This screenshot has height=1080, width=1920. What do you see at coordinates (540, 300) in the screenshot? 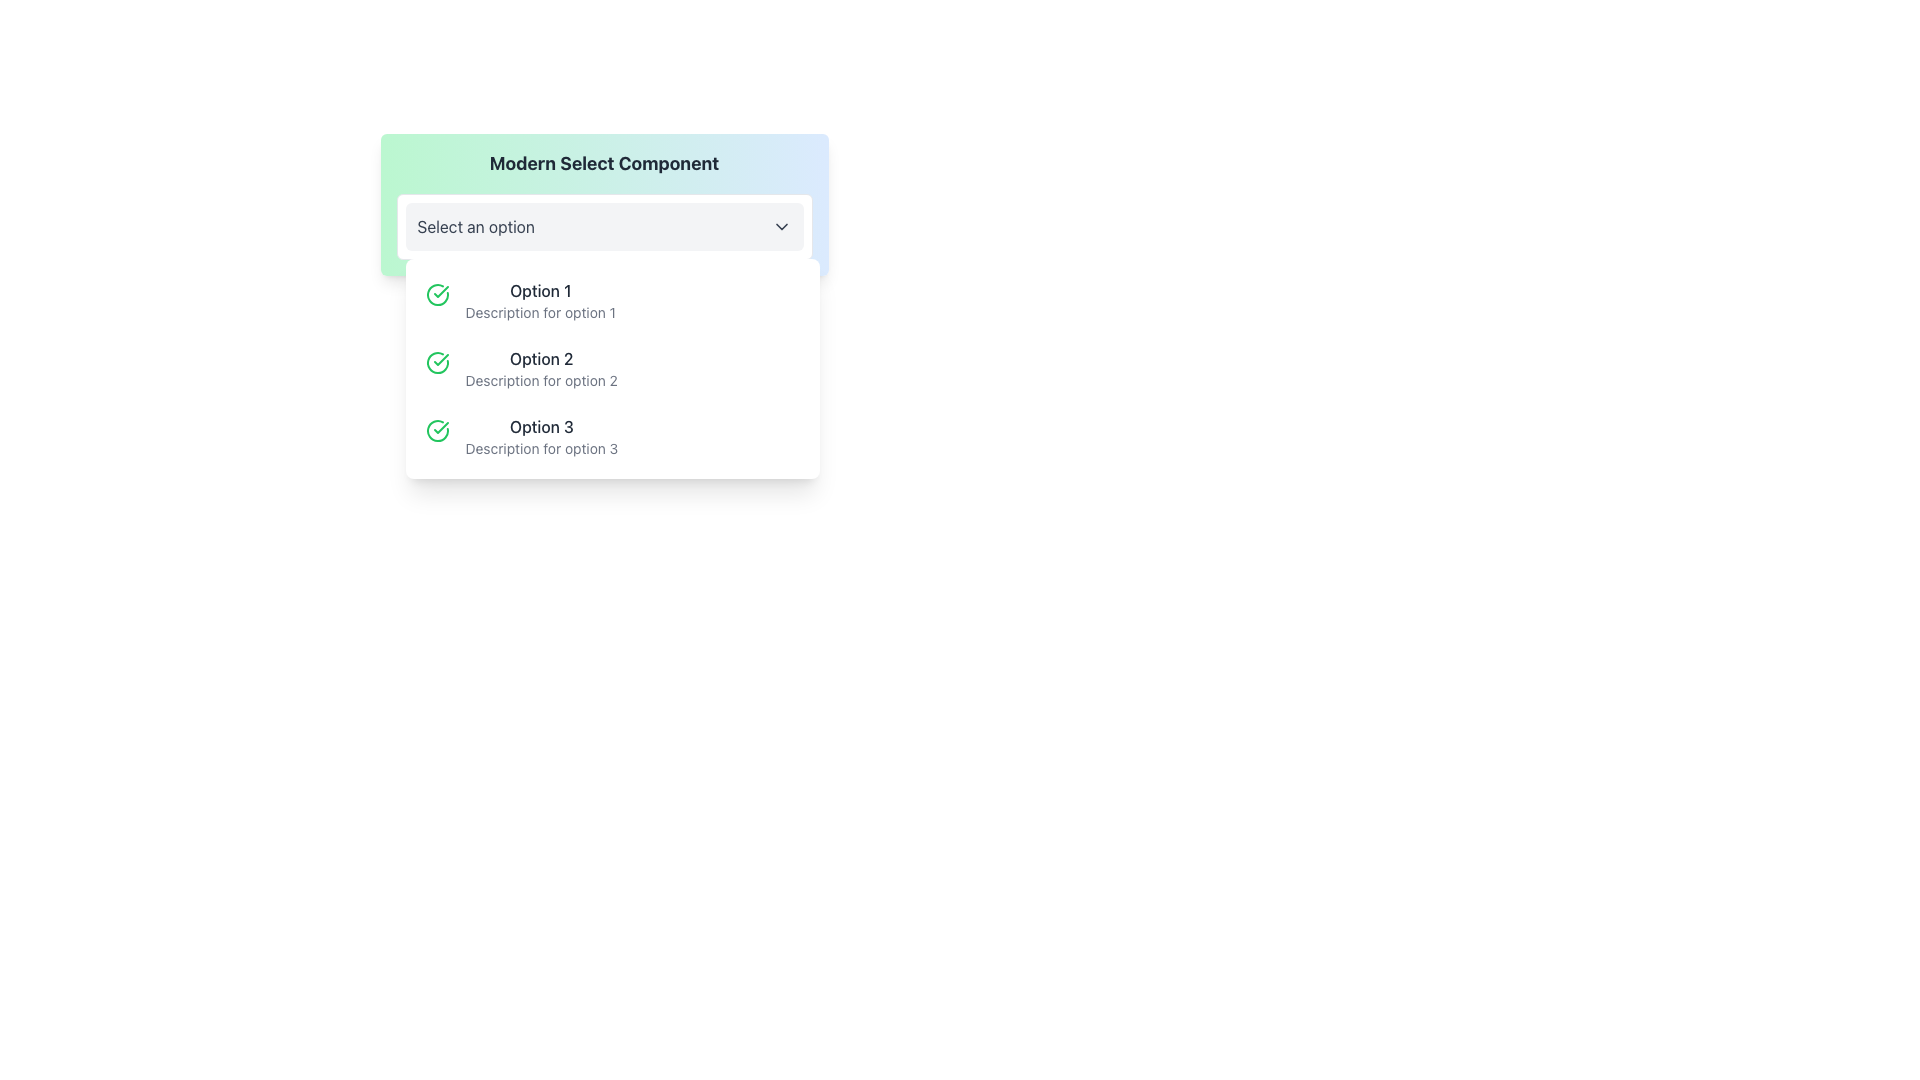
I see `to select the dropdown option labeled 'Option 1', which is the first item in the dropdown list` at bounding box center [540, 300].